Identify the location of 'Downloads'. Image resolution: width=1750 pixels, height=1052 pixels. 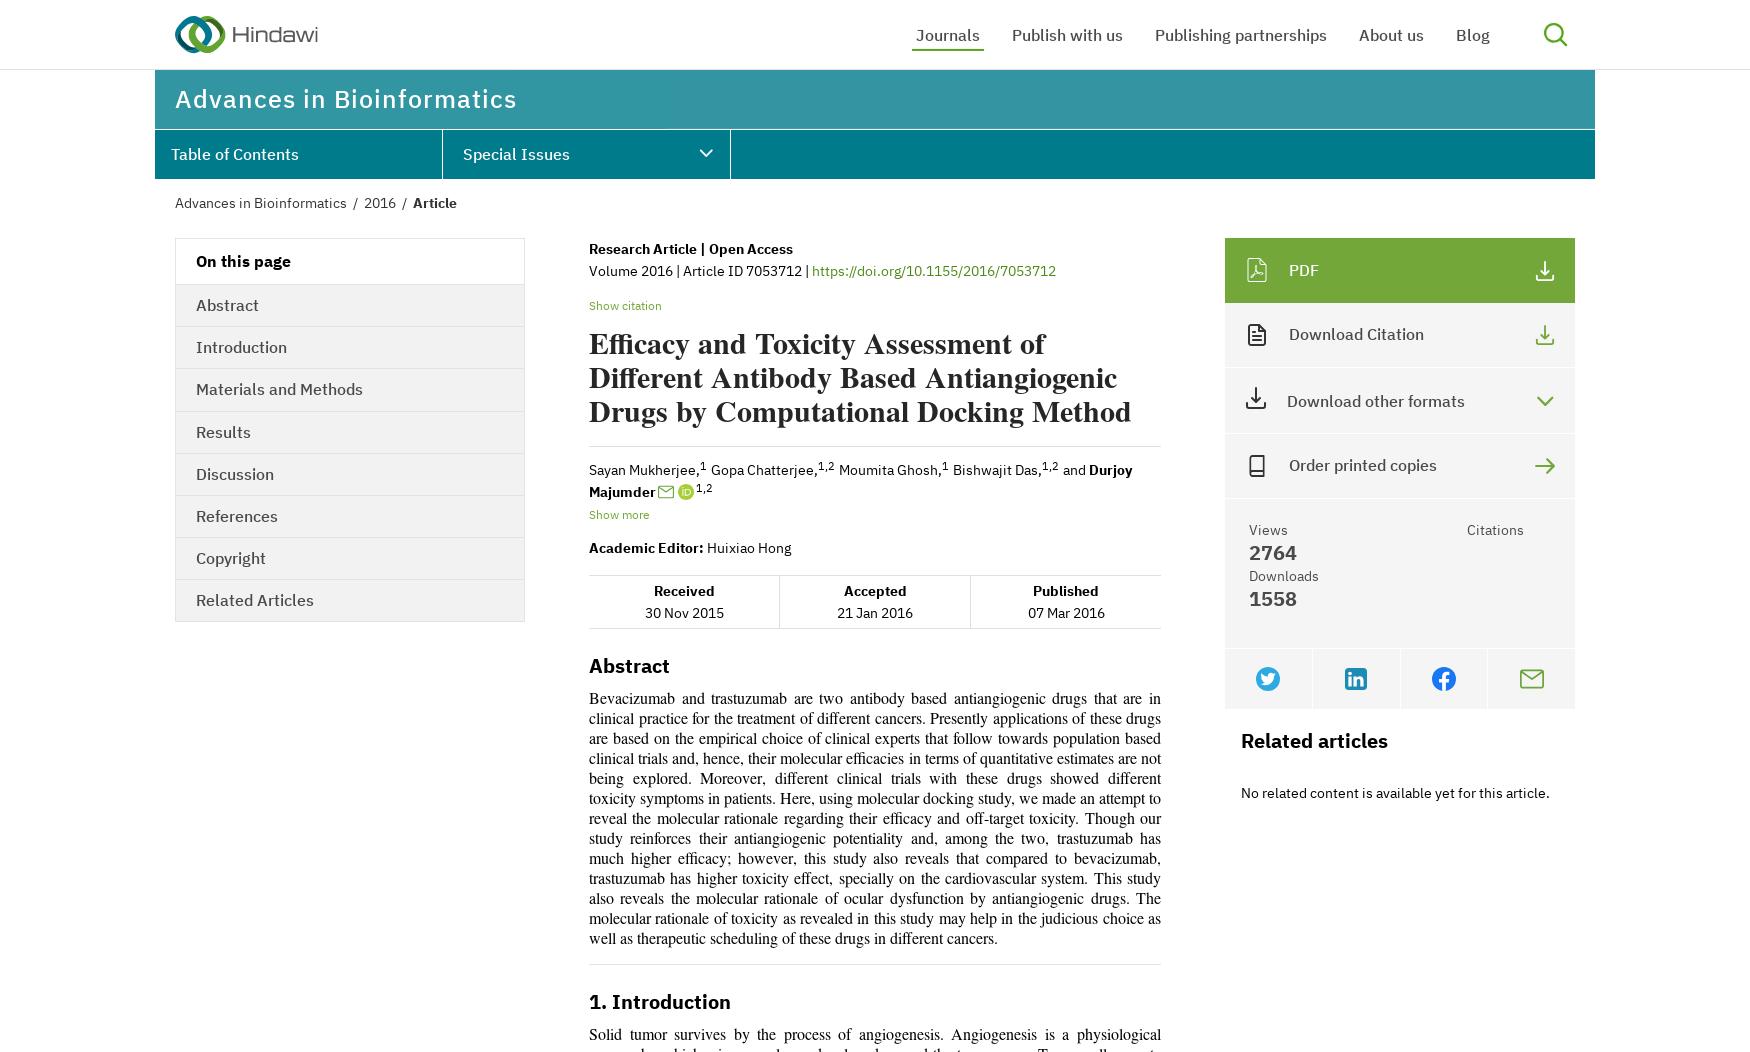
(1282, 574).